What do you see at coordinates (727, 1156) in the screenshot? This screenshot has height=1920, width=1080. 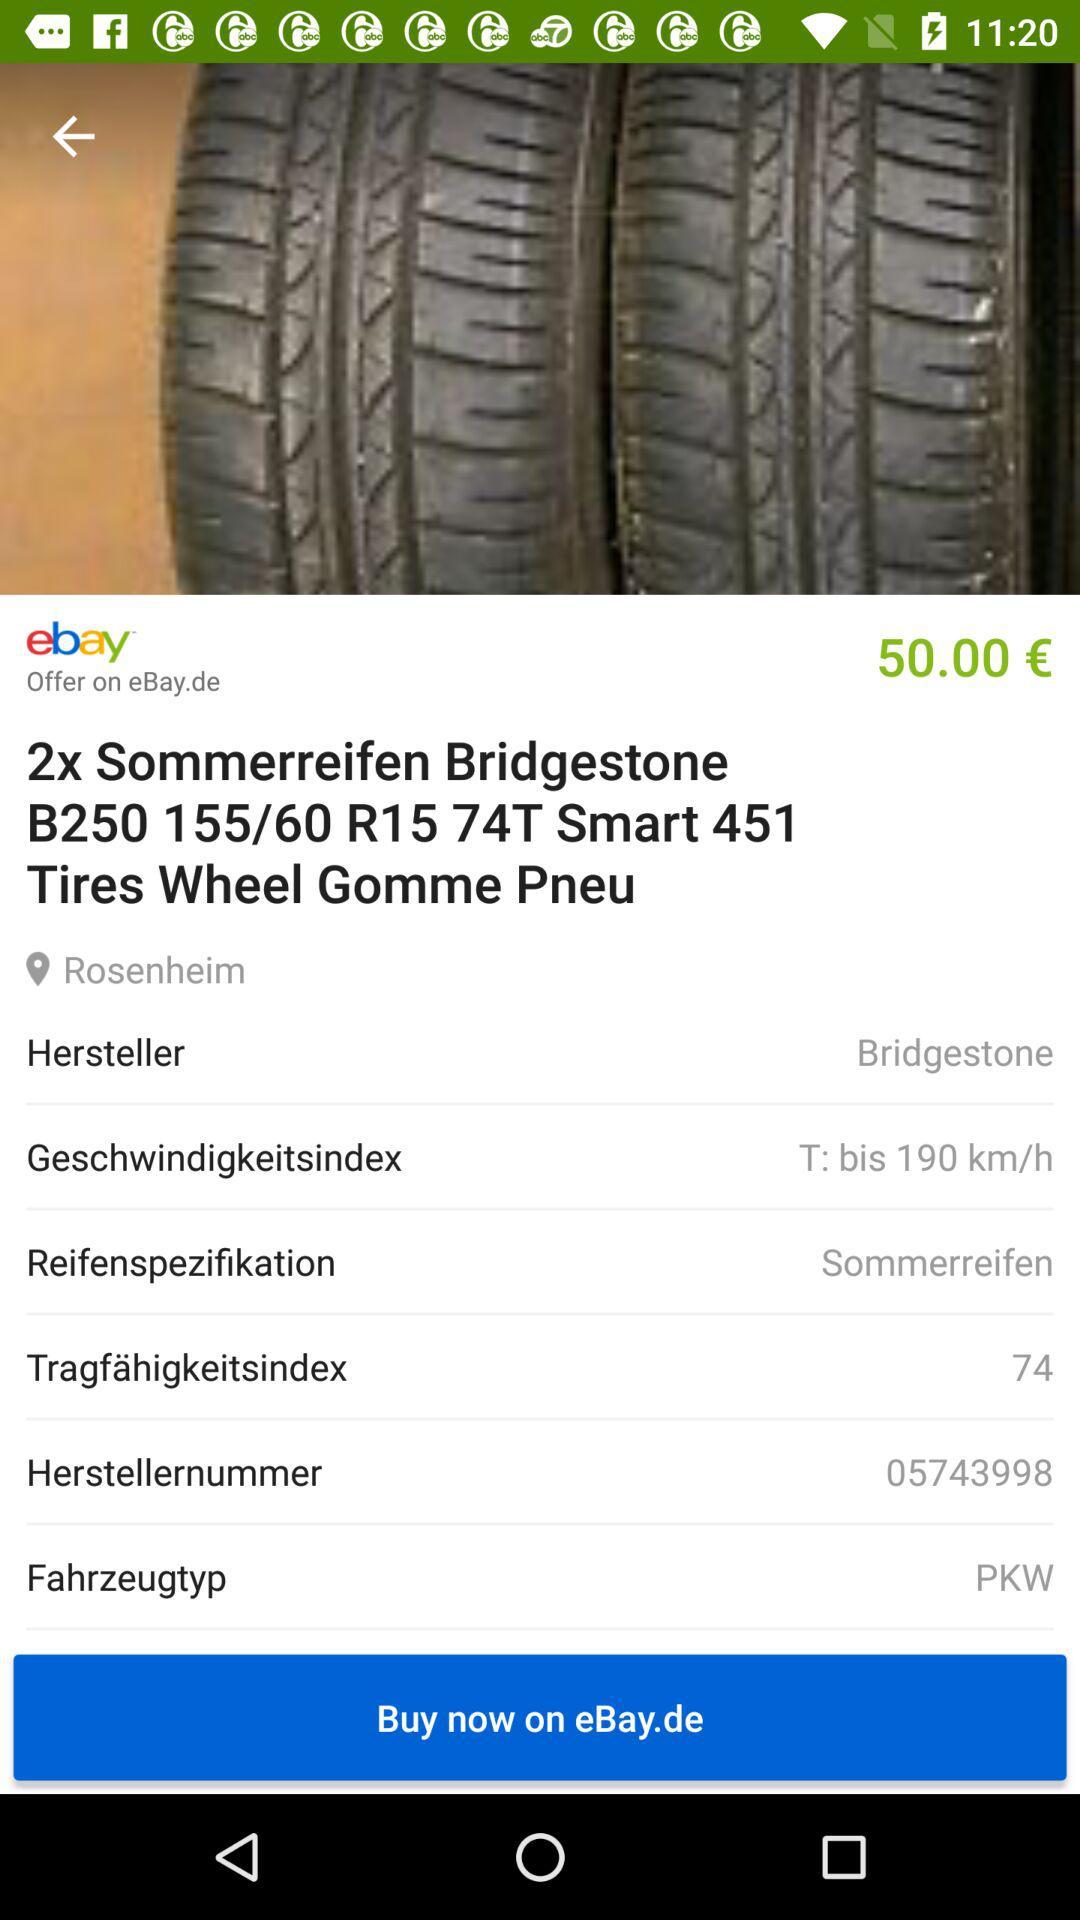 I see `the item next to geschwindigkeitsindex icon` at bounding box center [727, 1156].